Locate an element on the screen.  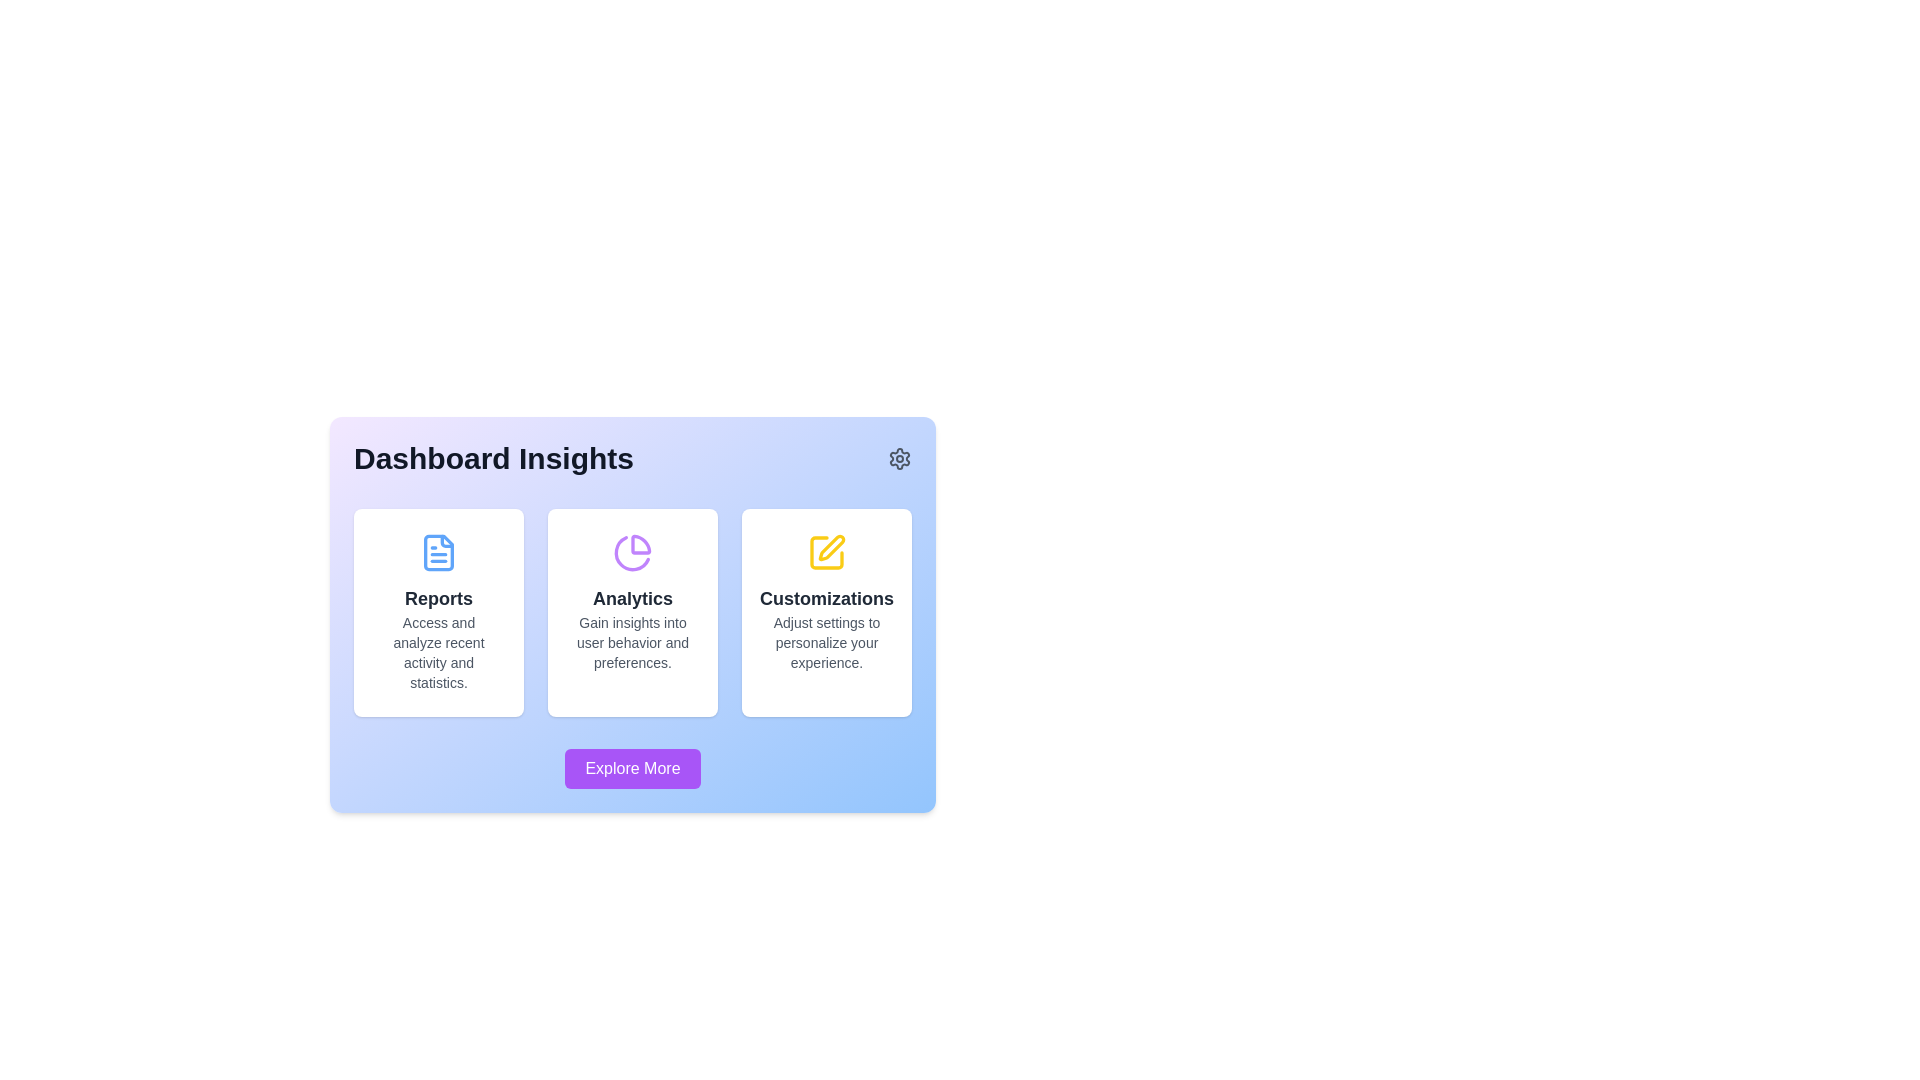
the text label displaying 'Gain insights into user behavior and preferences.' located beneath the 'Analytics' title in the Analytics section is located at coordinates (632, 643).